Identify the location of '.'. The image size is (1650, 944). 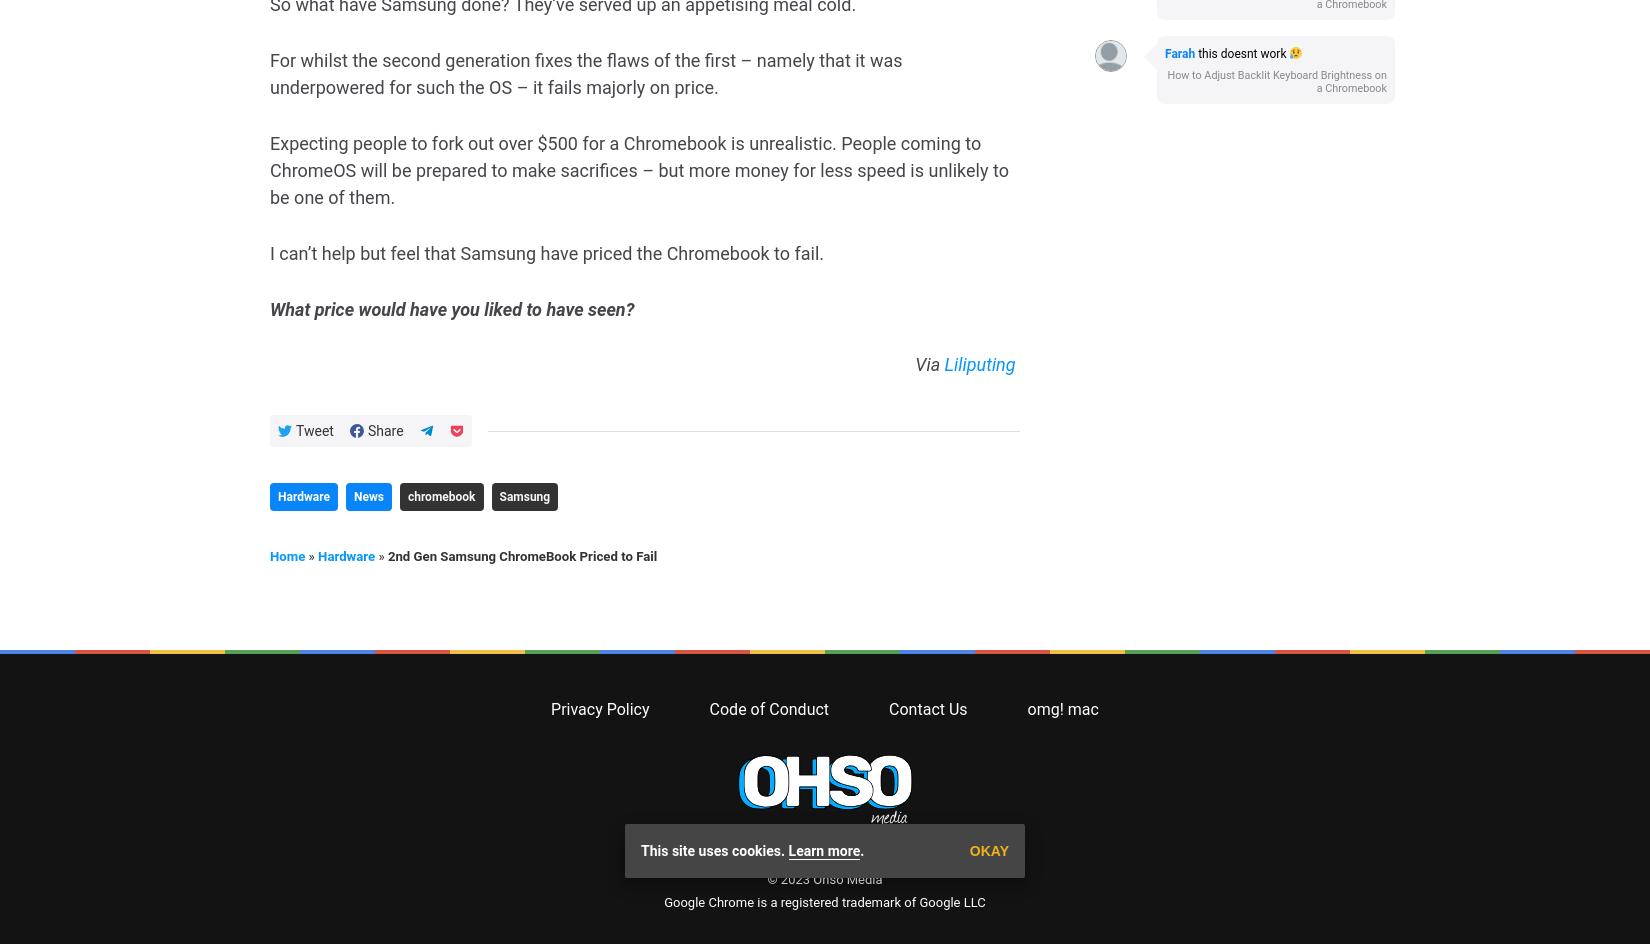
(861, 66).